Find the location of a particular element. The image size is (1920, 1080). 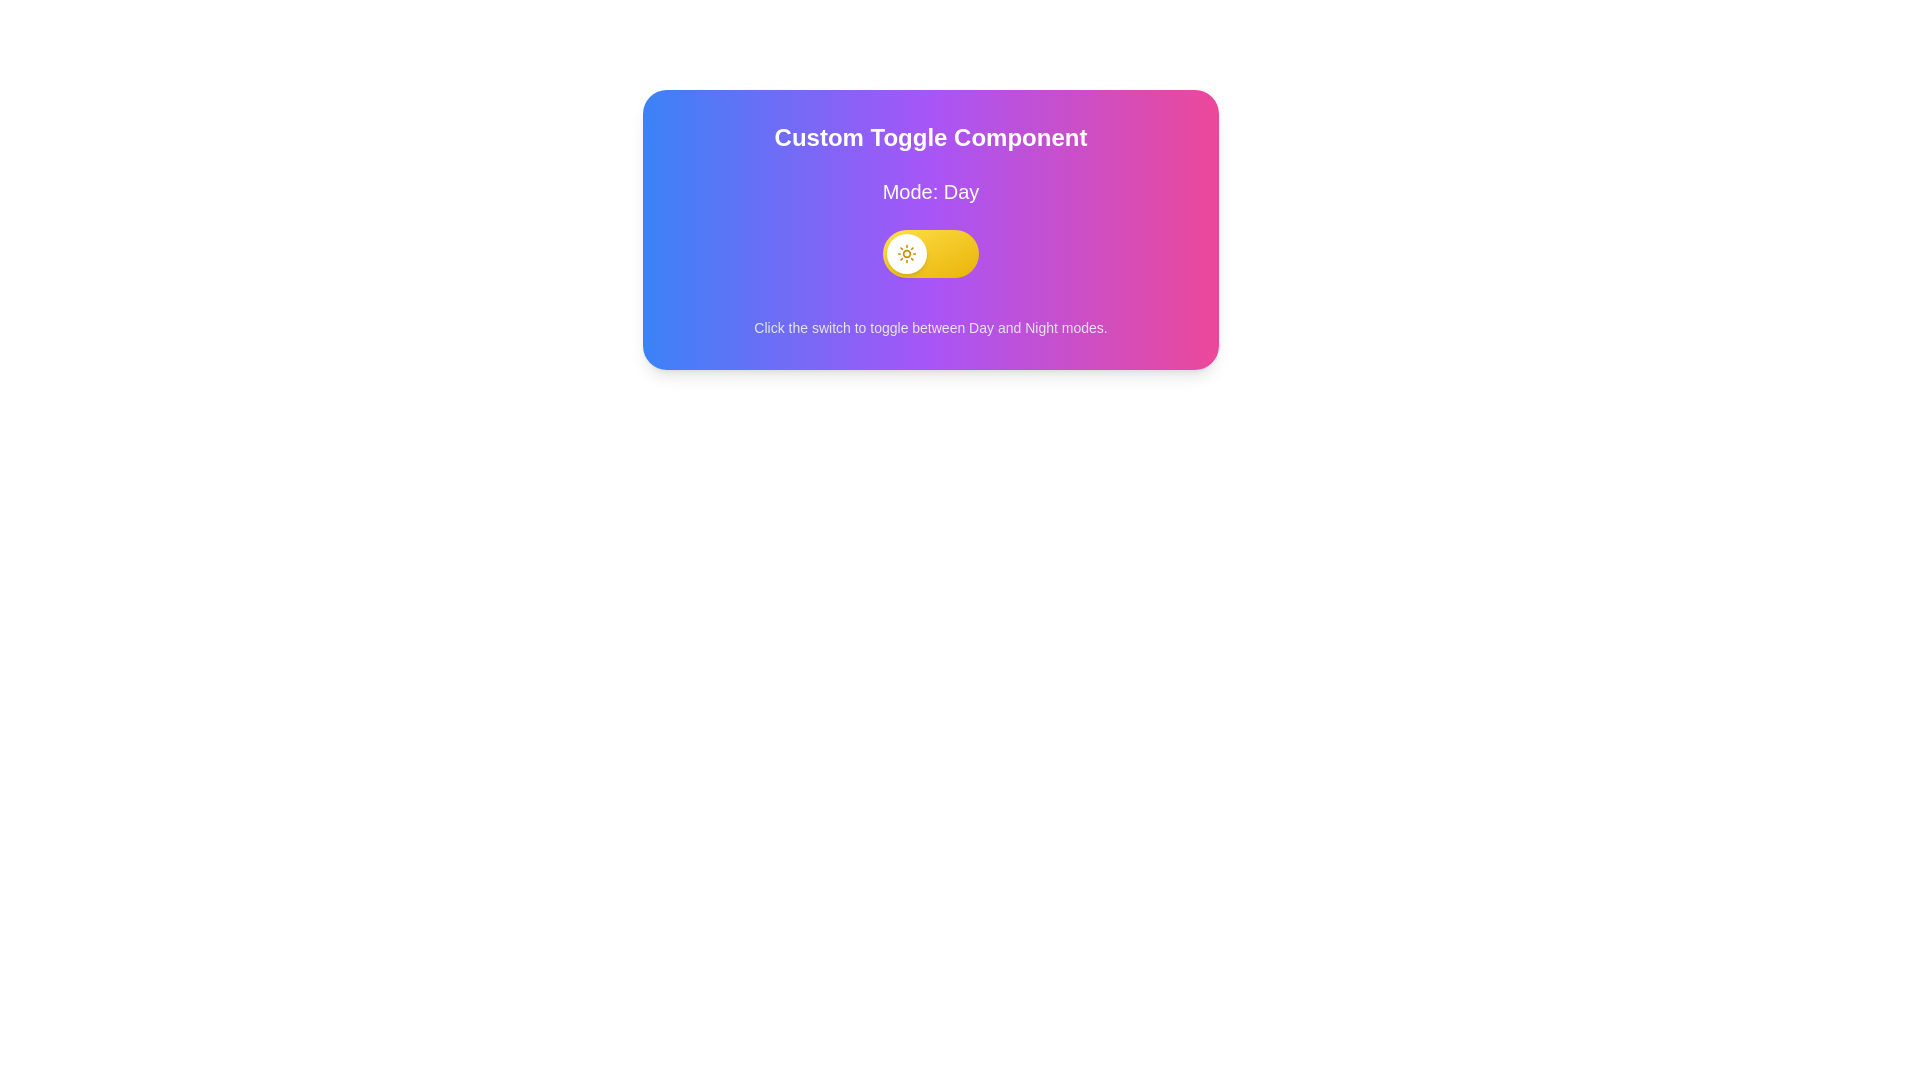

the static header text label that serves as a title for the section related to day and night modes is located at coordinates (930, 137).